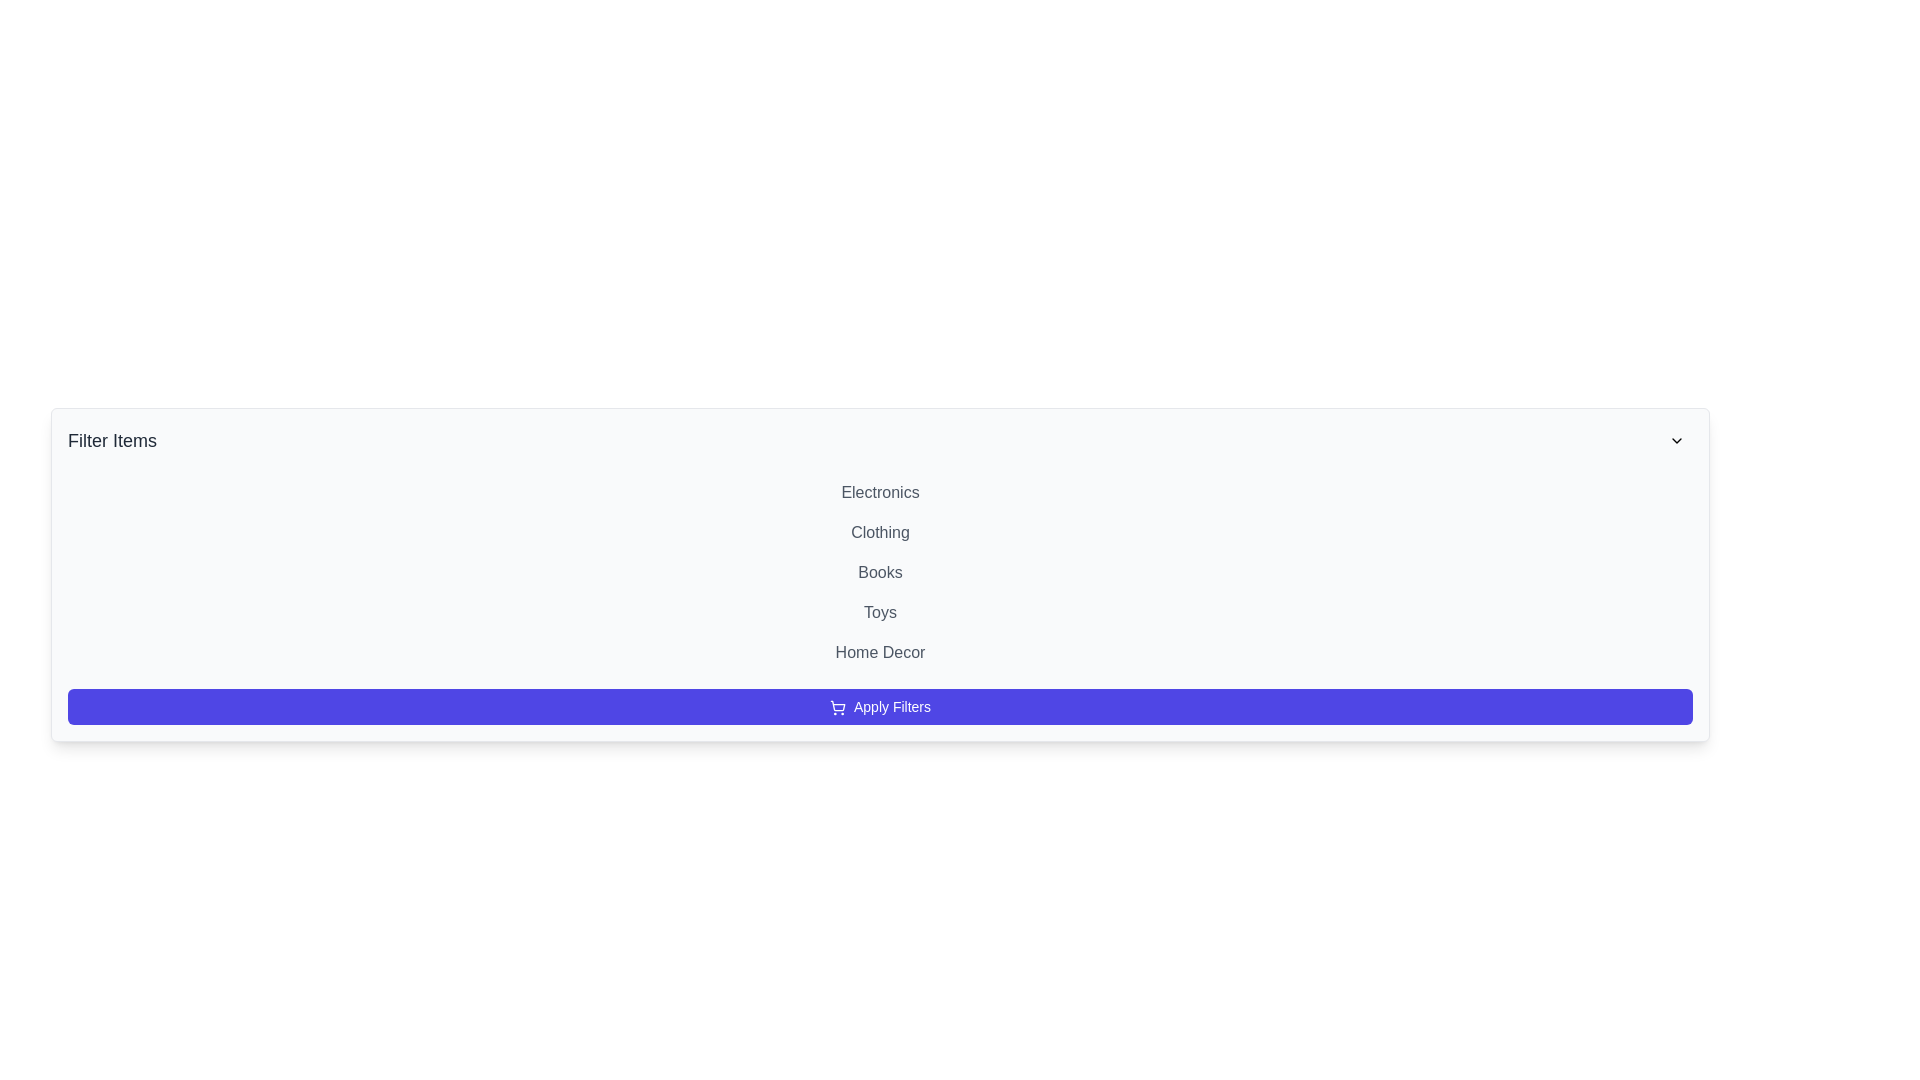 The height and width of the screenshot is (1080, 1920). I want to click on the 'Books' text label in the filter menu, so click(880, 573).